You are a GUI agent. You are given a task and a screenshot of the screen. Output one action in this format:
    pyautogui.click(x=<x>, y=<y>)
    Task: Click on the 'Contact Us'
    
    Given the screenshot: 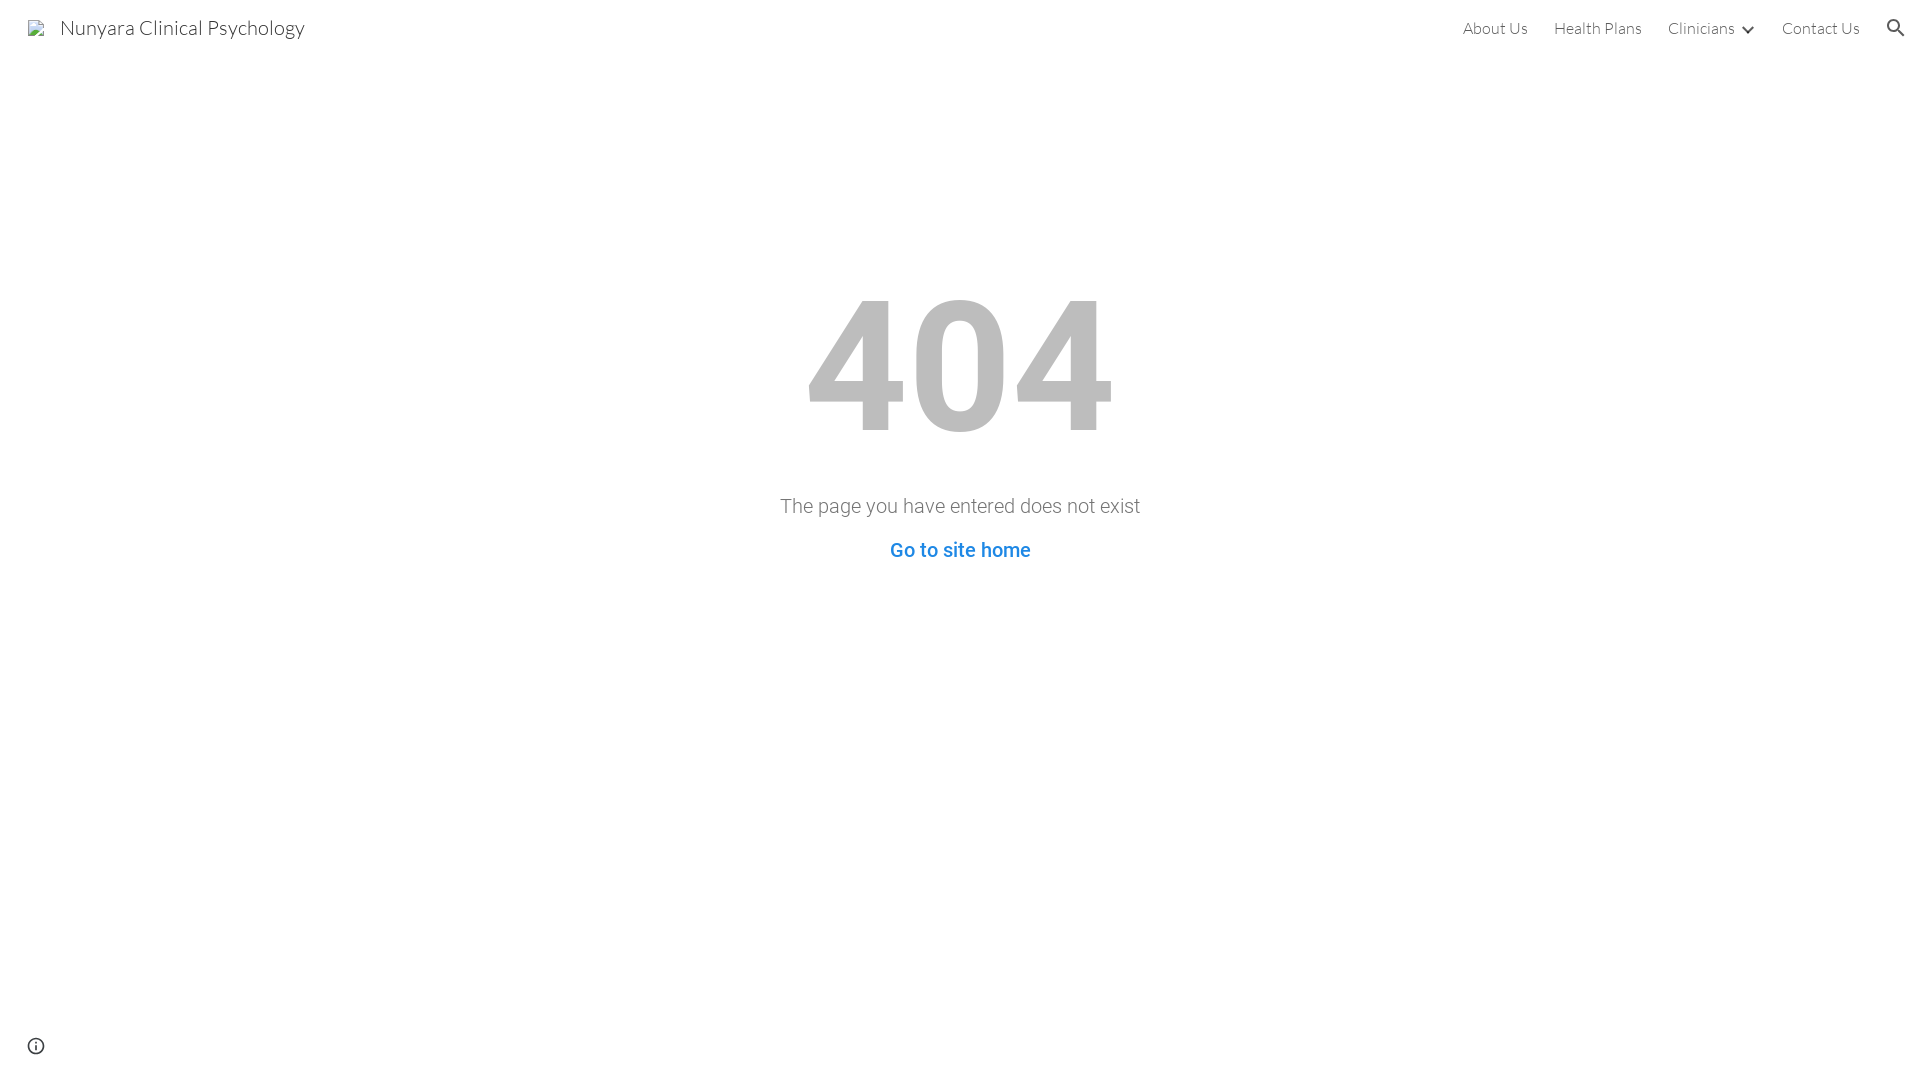 What is the action you would take?
    pyautogui.click(x=1820, y=27)
    